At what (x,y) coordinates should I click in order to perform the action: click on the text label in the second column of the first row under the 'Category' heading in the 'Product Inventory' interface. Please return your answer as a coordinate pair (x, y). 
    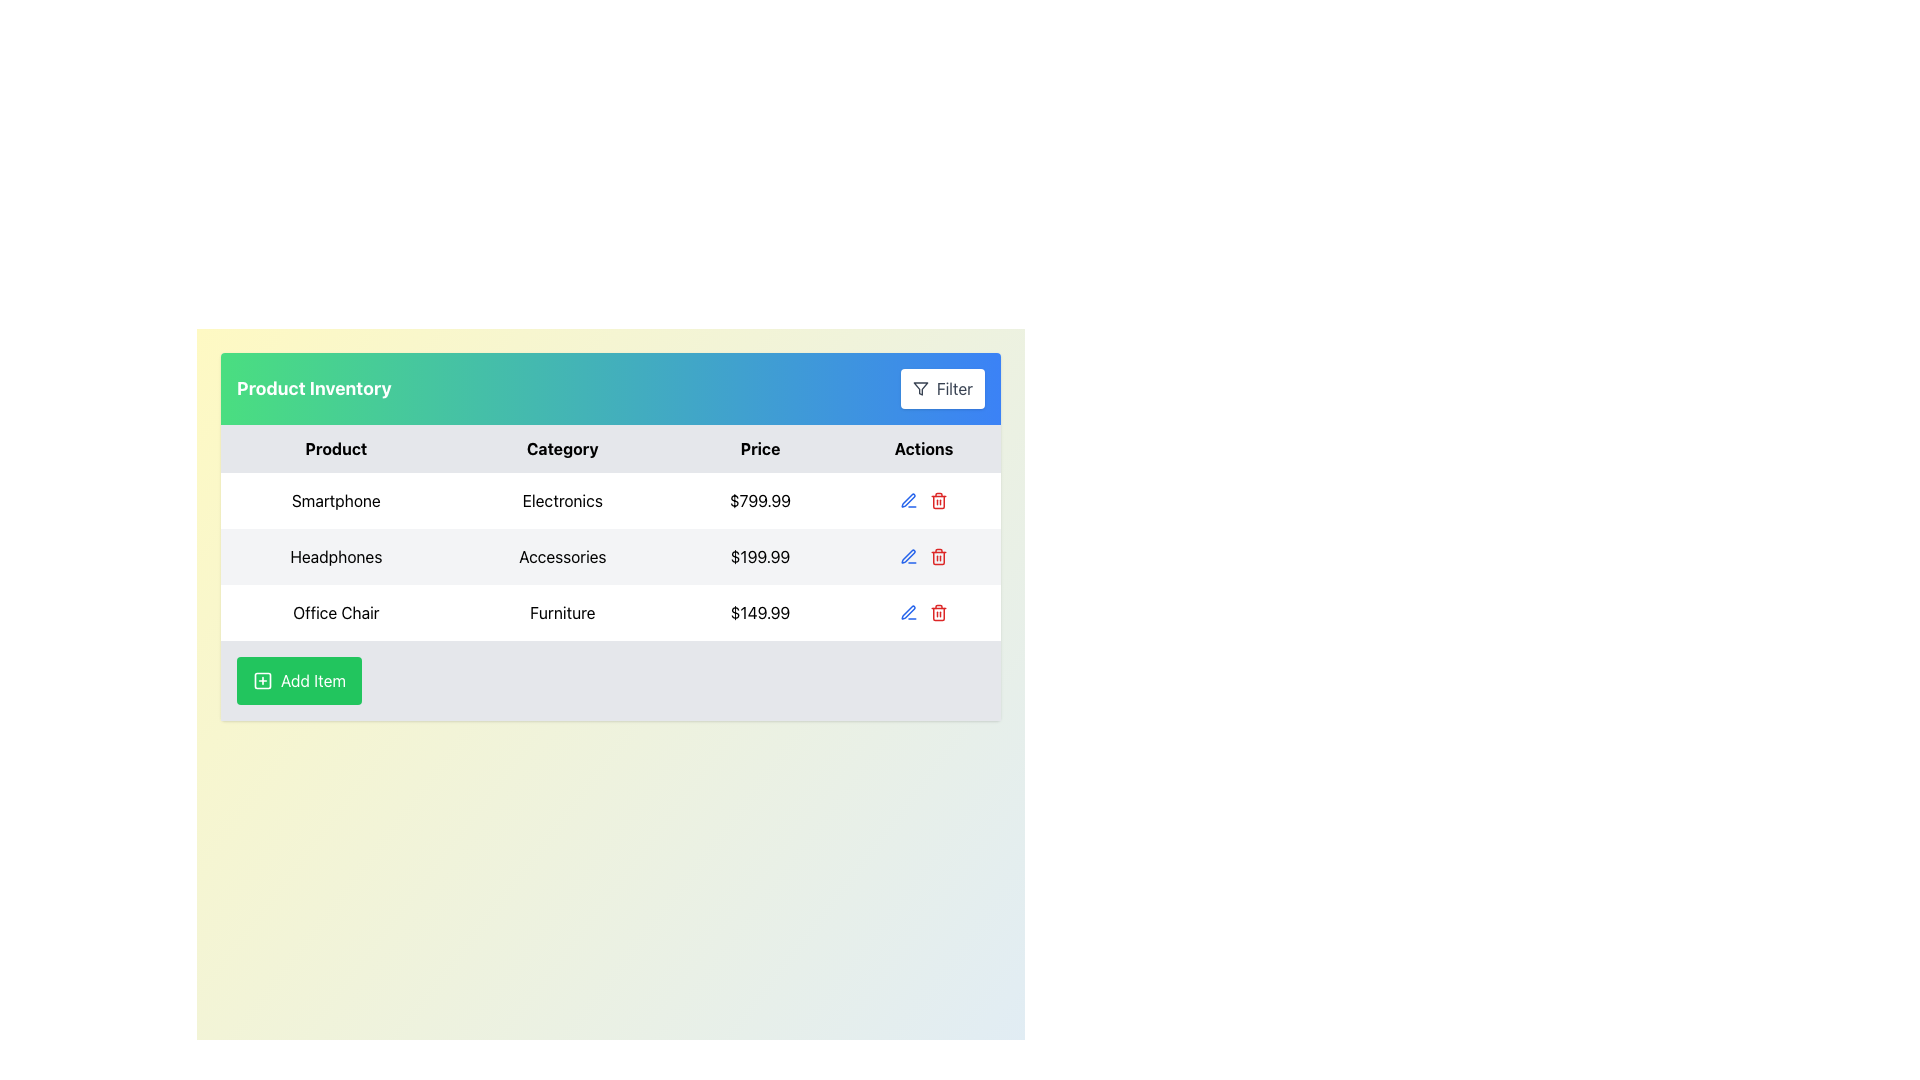
    Looking at the image, I should click on (561, 500).